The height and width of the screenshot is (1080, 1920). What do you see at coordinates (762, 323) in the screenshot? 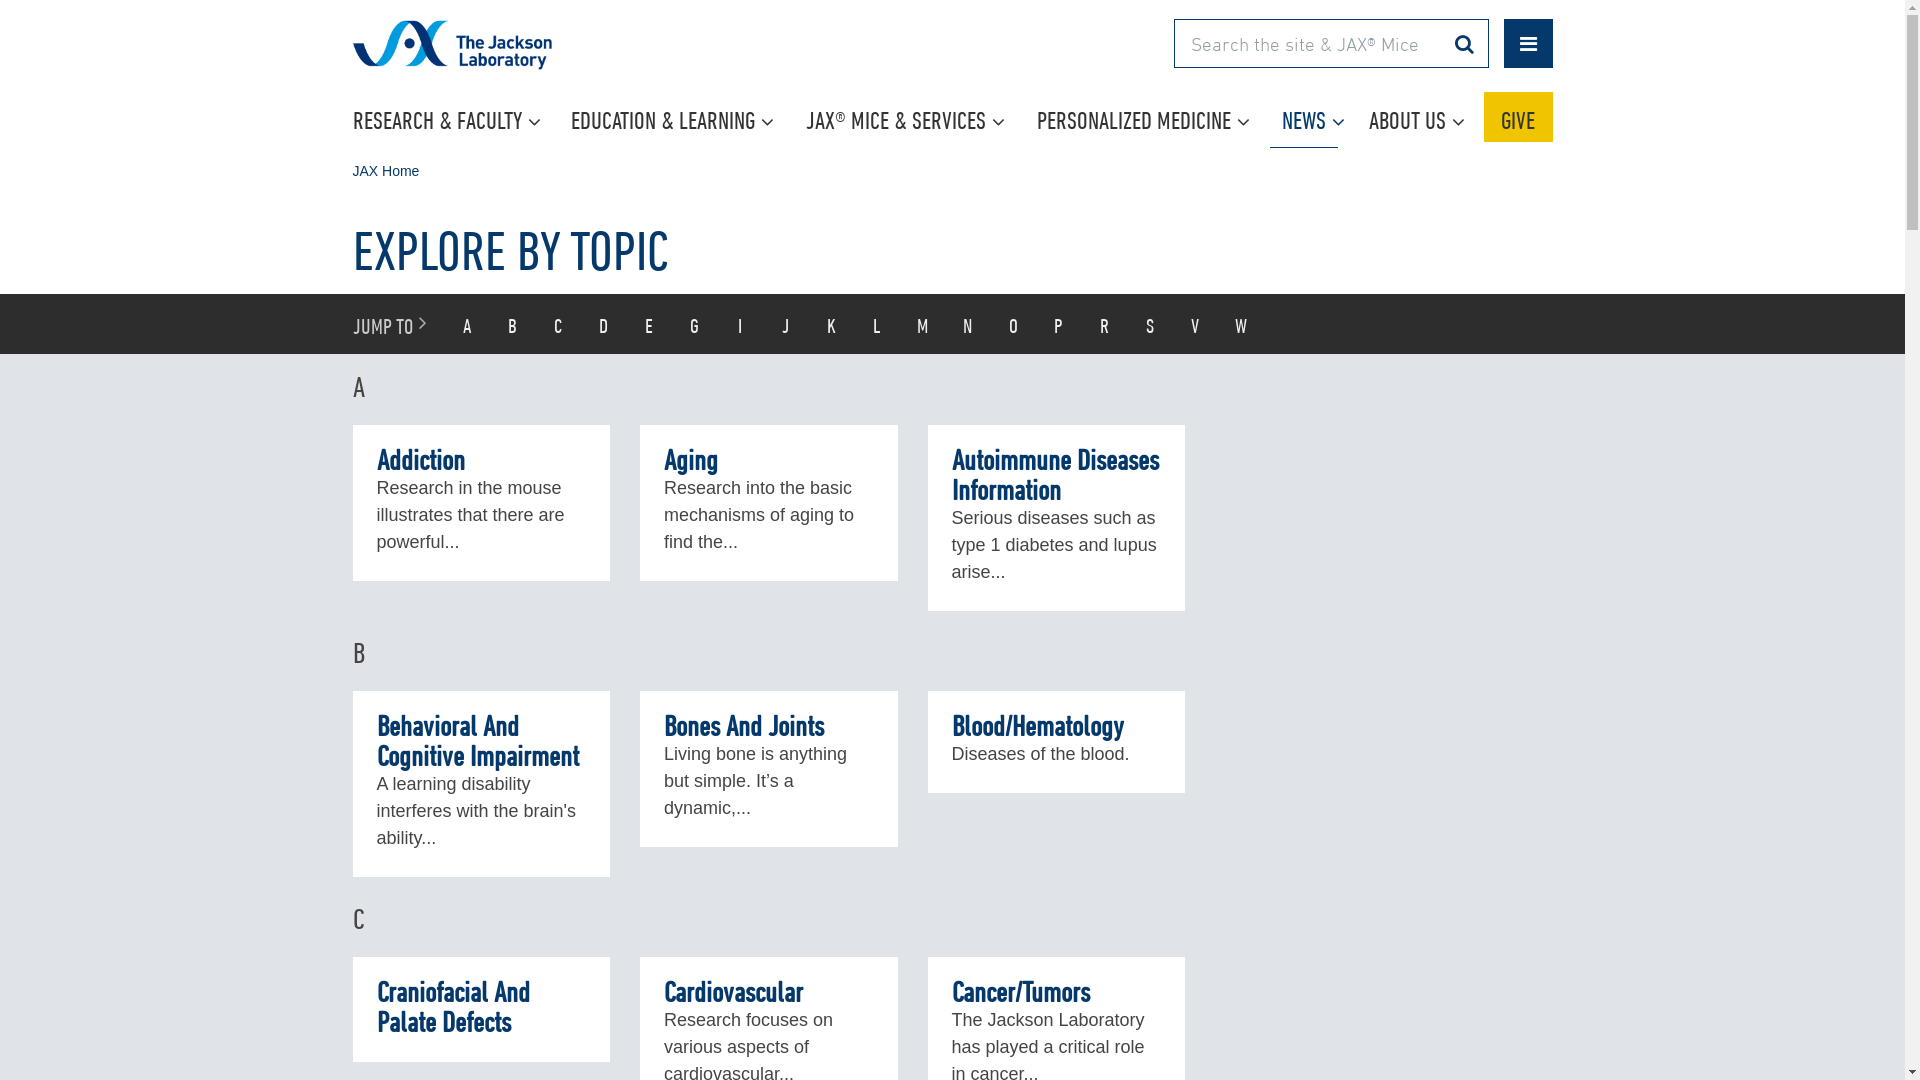
I see `'J'` at bounding box center [762, 323].